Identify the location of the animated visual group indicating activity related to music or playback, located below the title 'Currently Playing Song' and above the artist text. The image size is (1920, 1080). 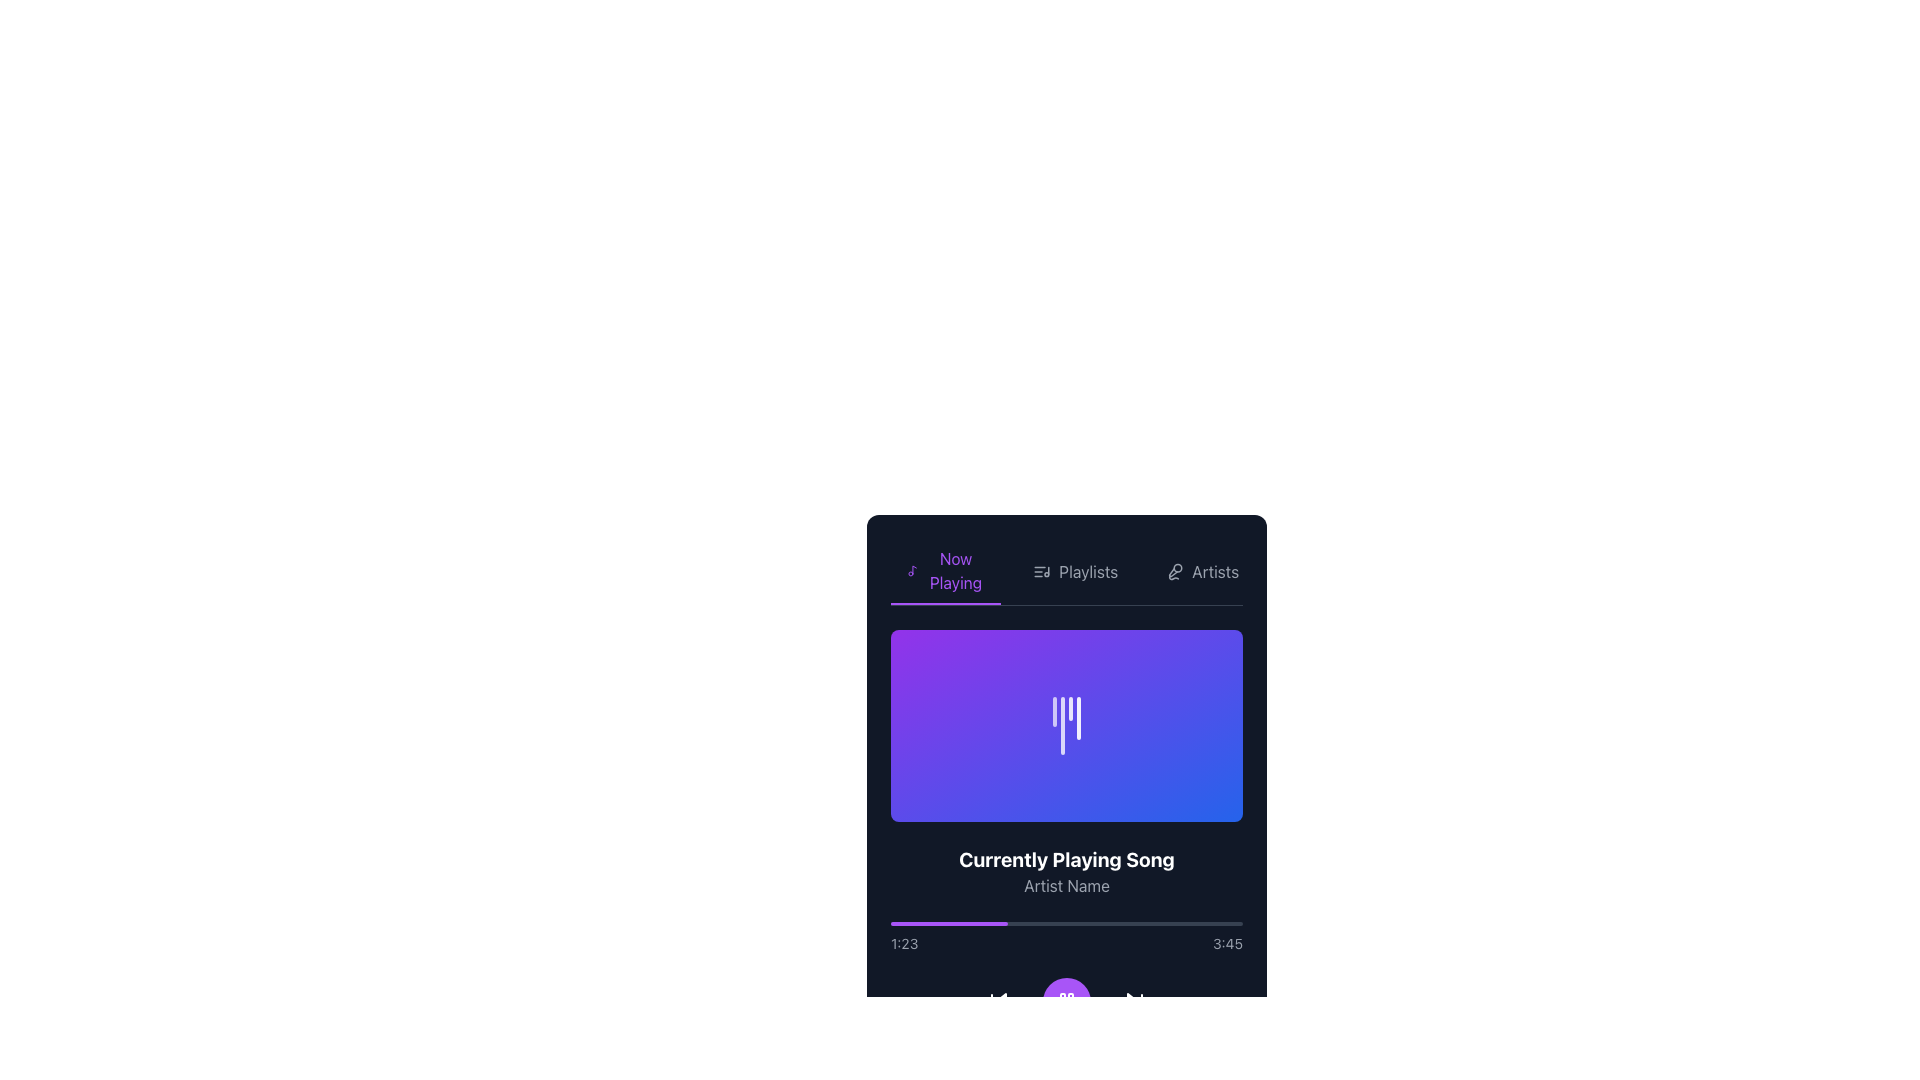
(1065, 725).